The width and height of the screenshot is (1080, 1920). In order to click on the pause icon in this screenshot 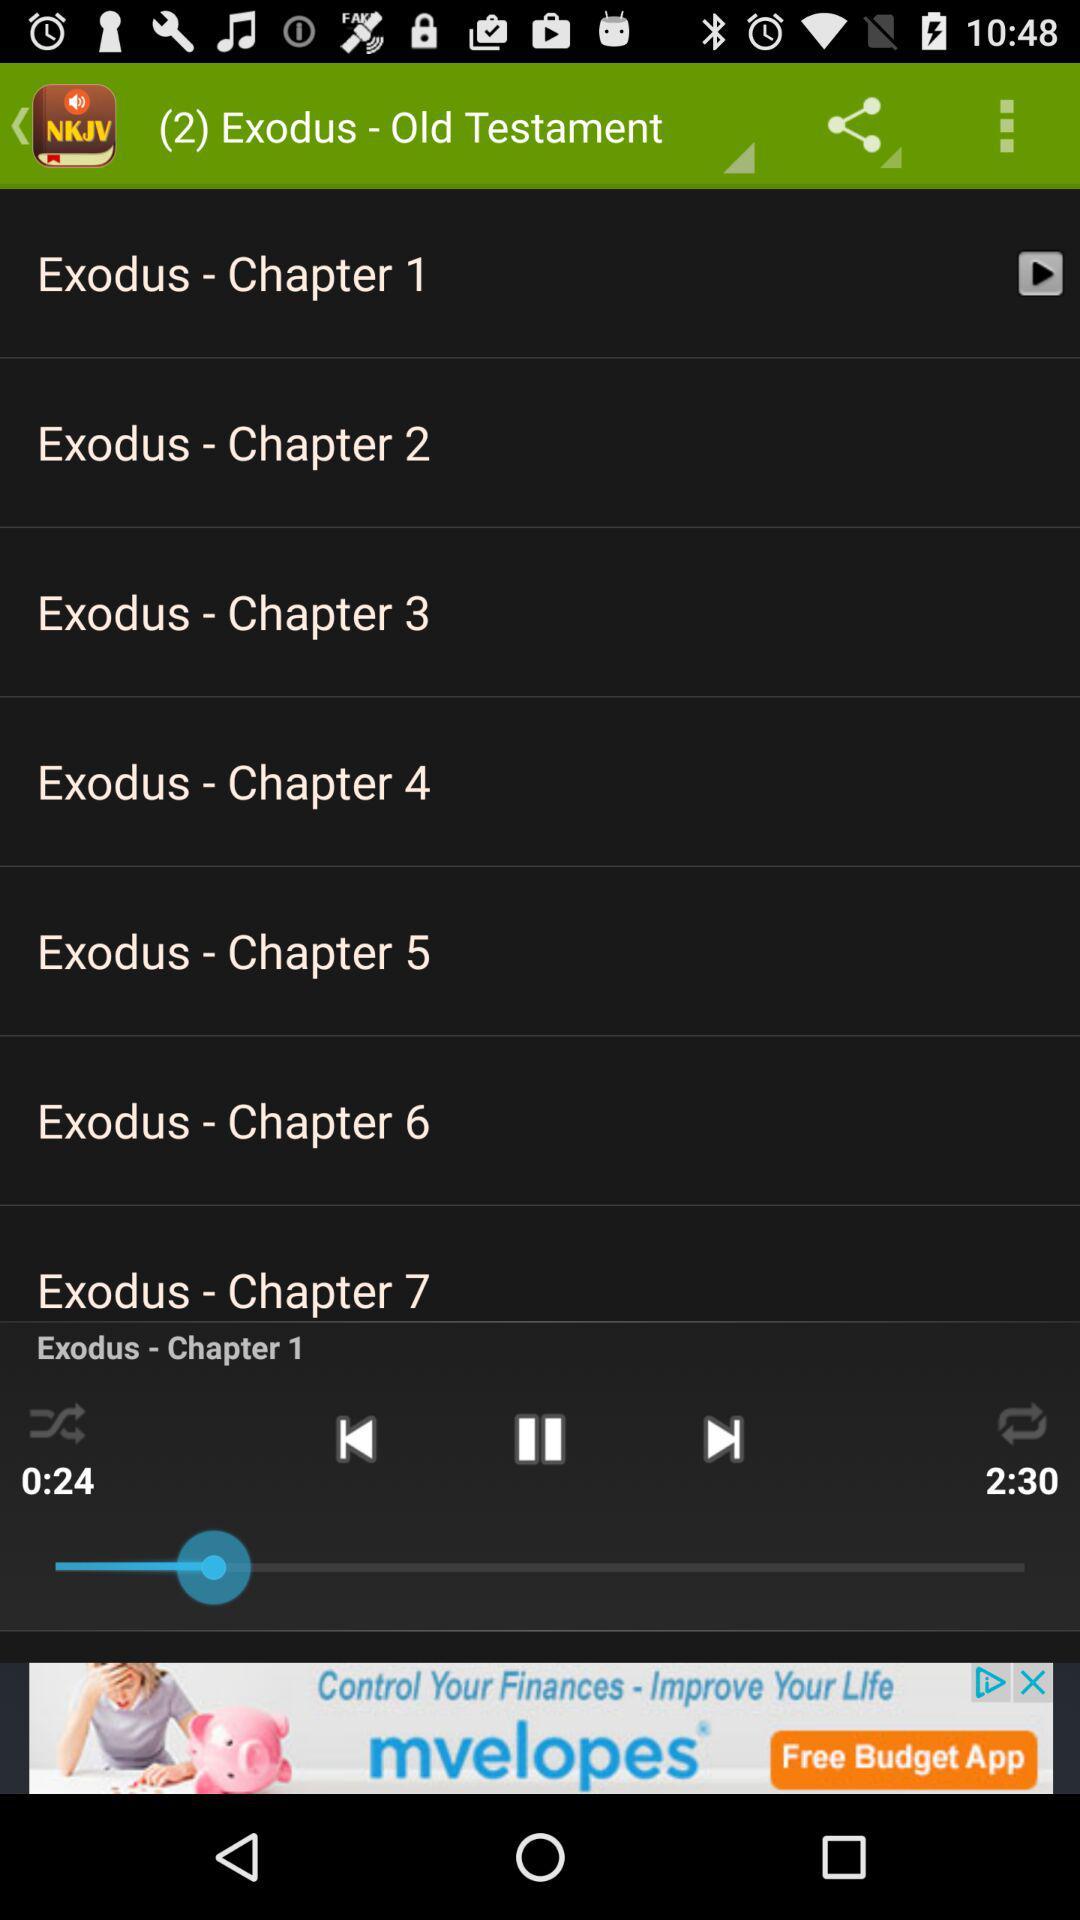, I will do `click(538, 1538)`.